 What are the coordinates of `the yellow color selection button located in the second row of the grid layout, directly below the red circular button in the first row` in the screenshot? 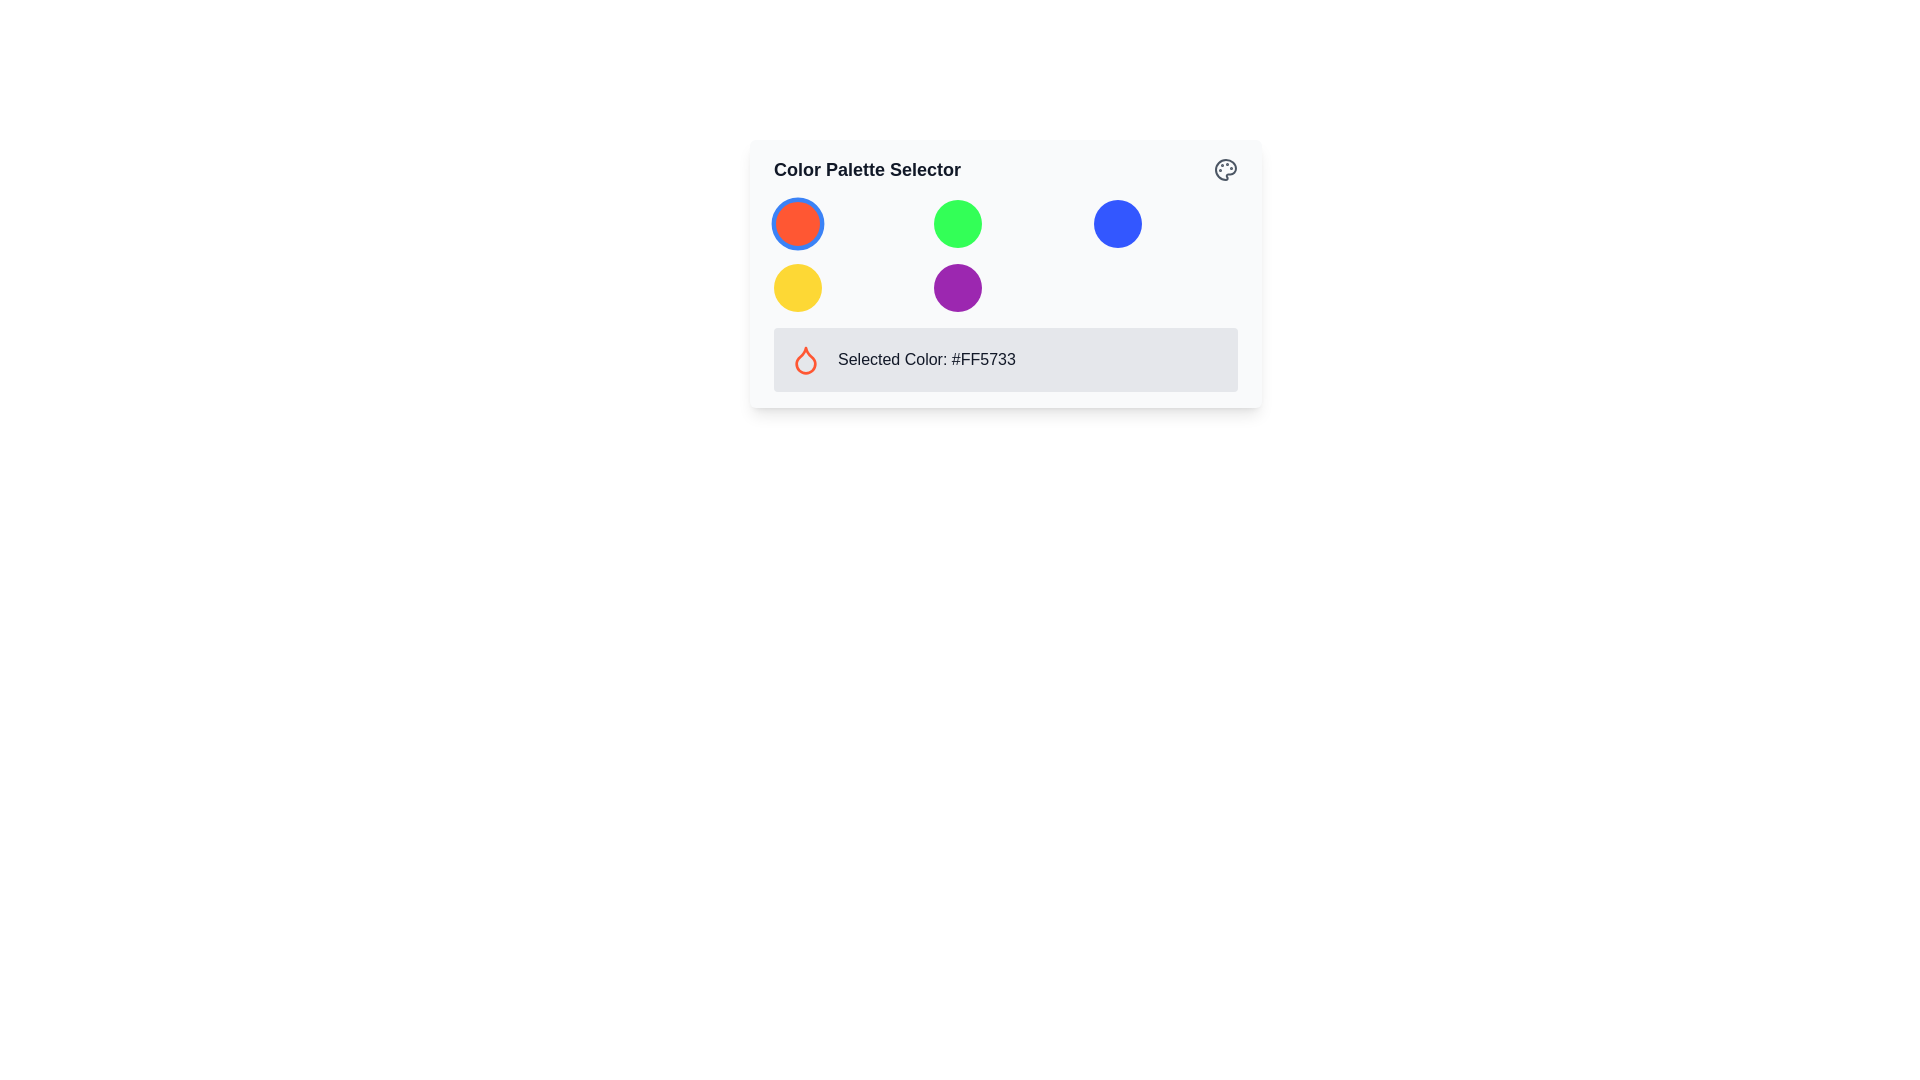 It's located at (796, 288).